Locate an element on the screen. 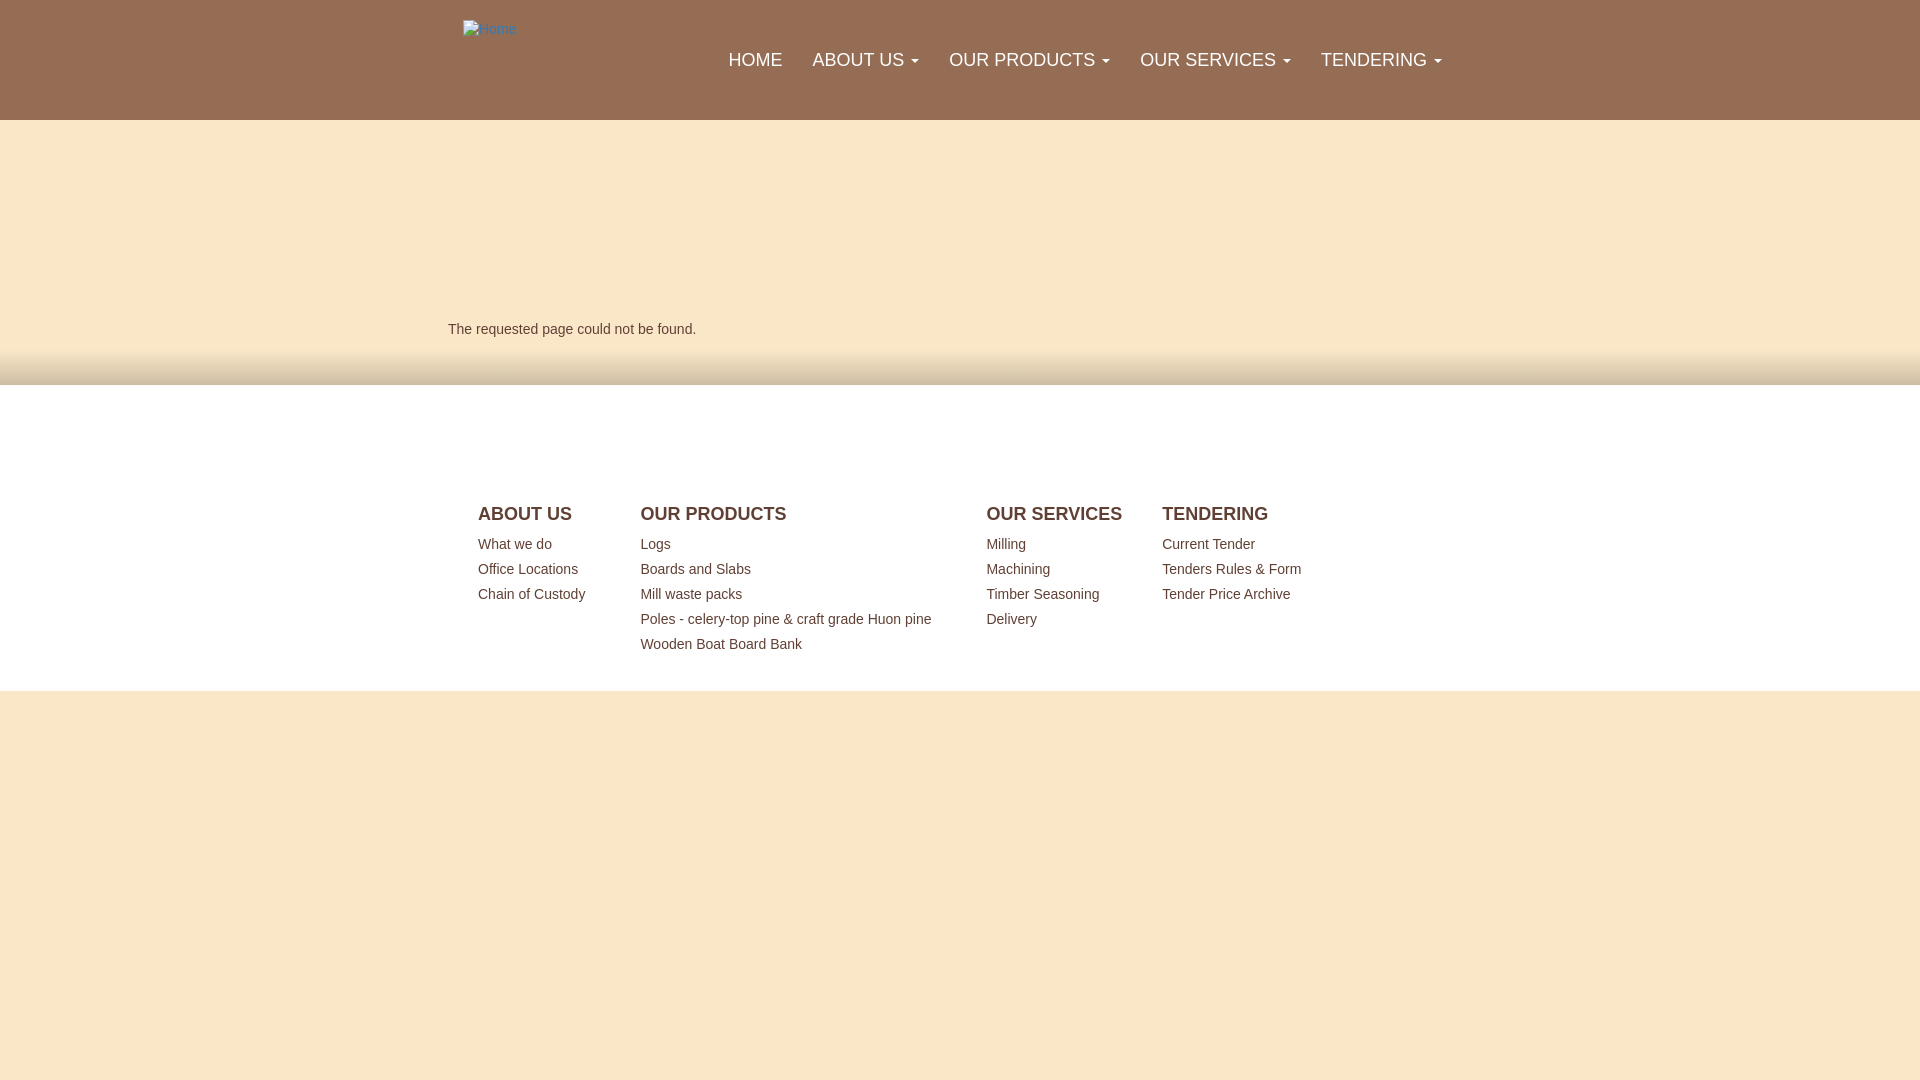 This screenshot has width=1920, height=1080. 'TENDERING' is located at coordinates (1380, 59).